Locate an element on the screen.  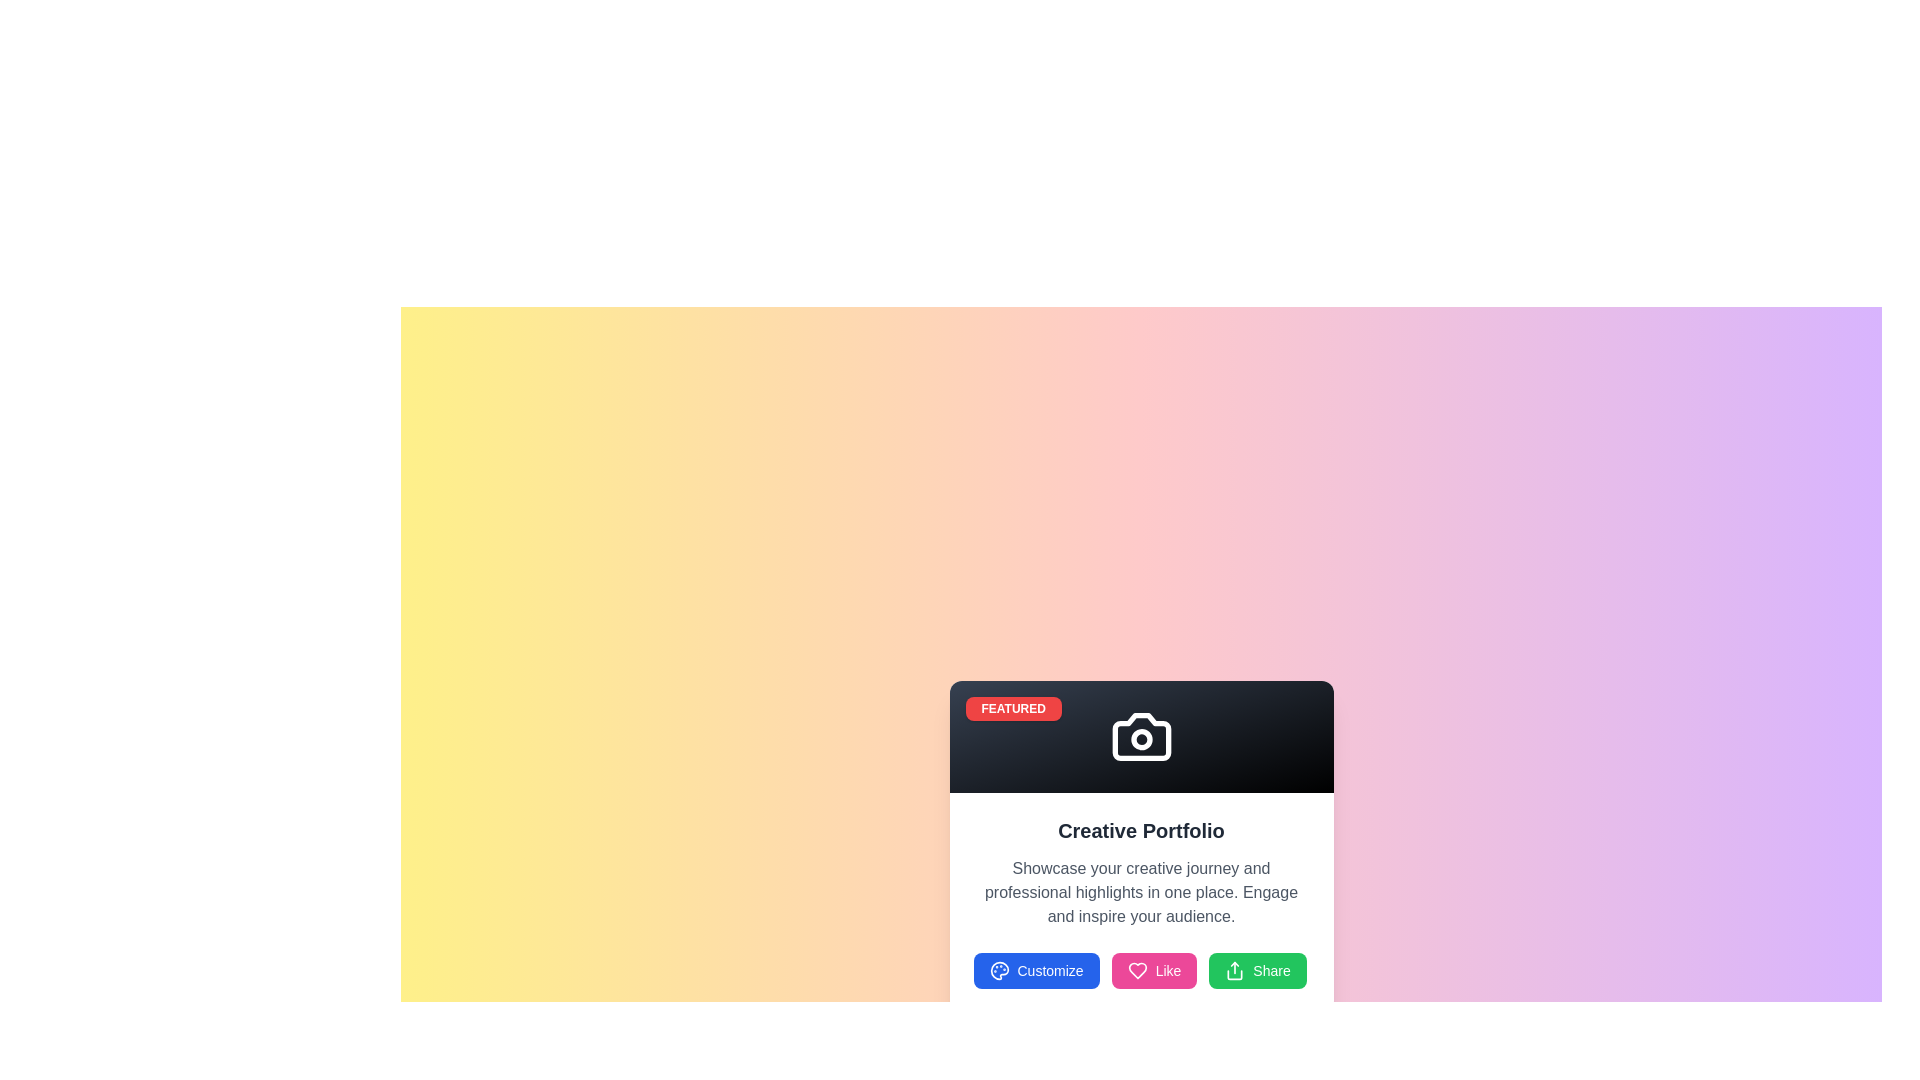
the 'Like' icon located below the 'Creative Portfolio' section is located at coordinates (1137, 970).